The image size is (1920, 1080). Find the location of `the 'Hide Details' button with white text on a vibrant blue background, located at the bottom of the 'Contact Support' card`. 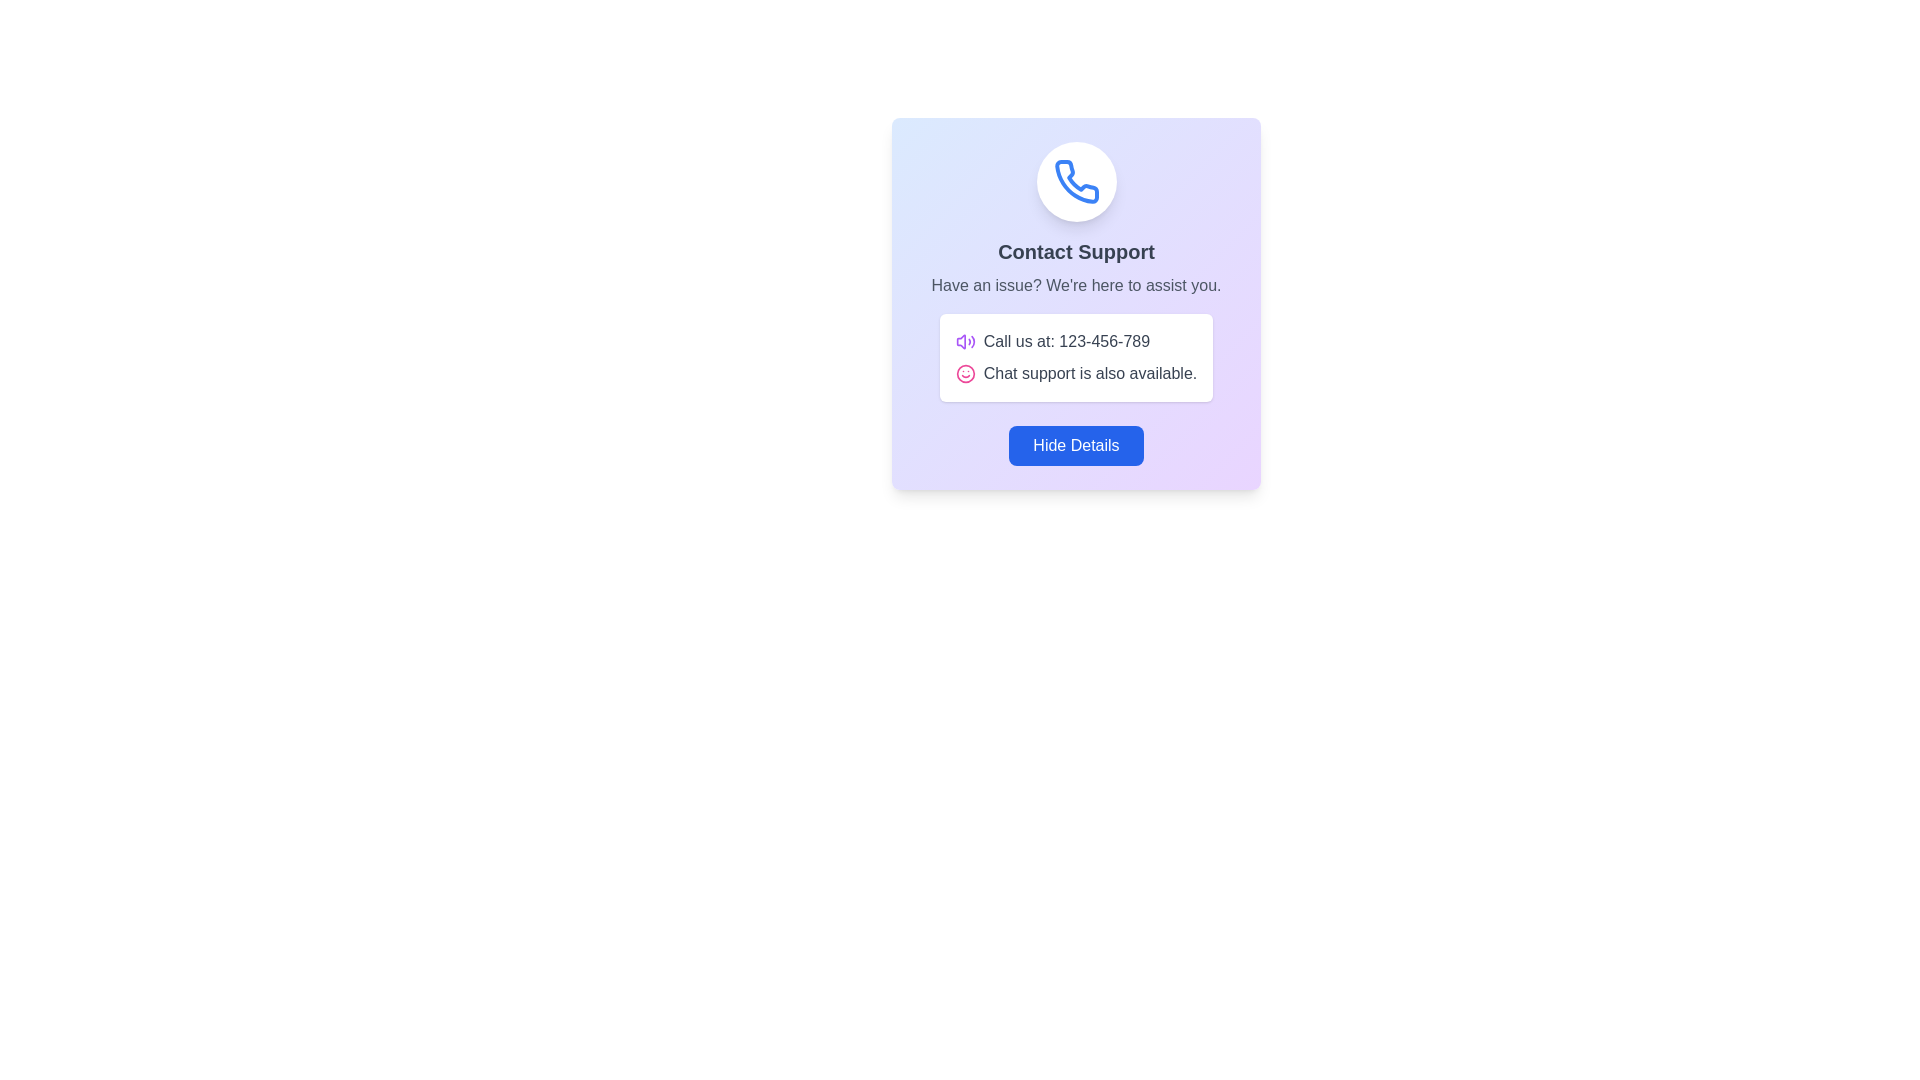

the 'Hide Details' button with white text on a vibrant blue background, located at the bottom of the 'Contact Support' card is located at coordinates (1075, 445).